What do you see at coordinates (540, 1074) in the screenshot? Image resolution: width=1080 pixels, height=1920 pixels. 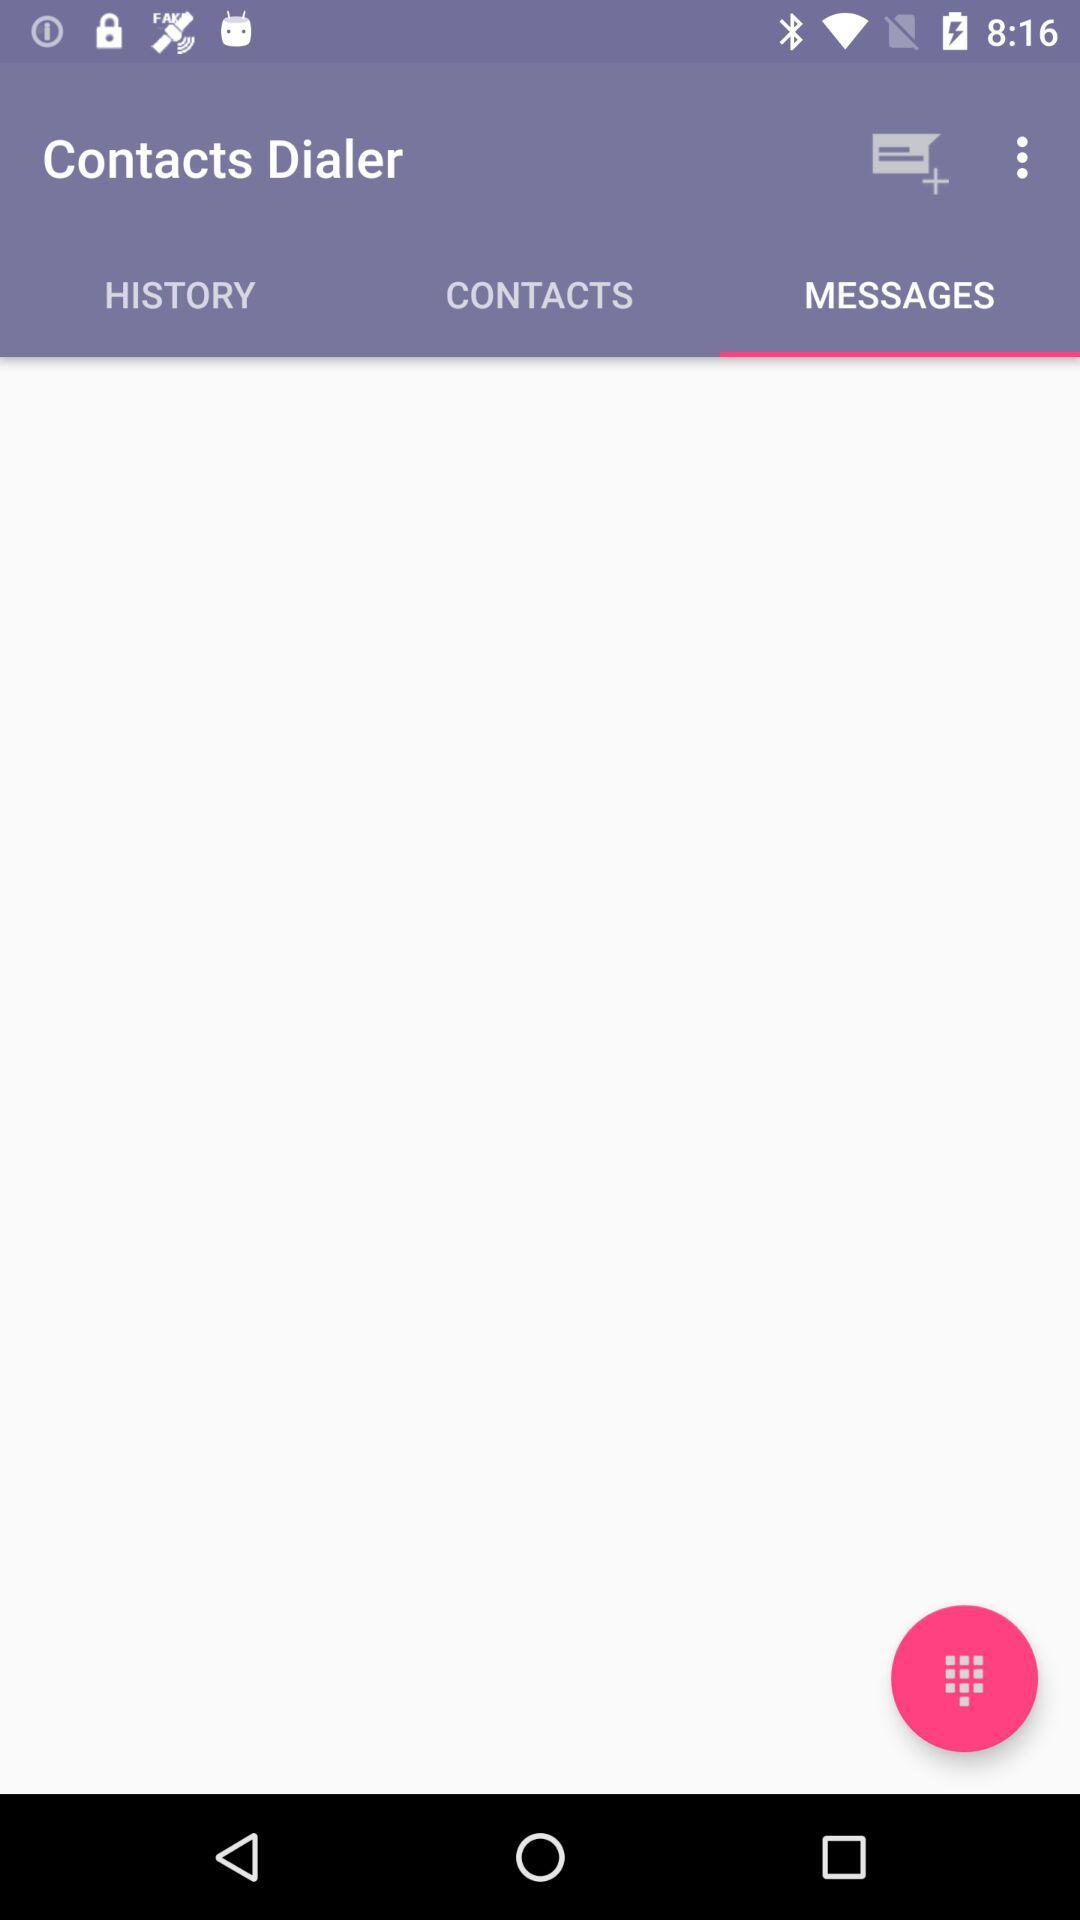 I see `item at the center` at bounding box center [540, 1074].